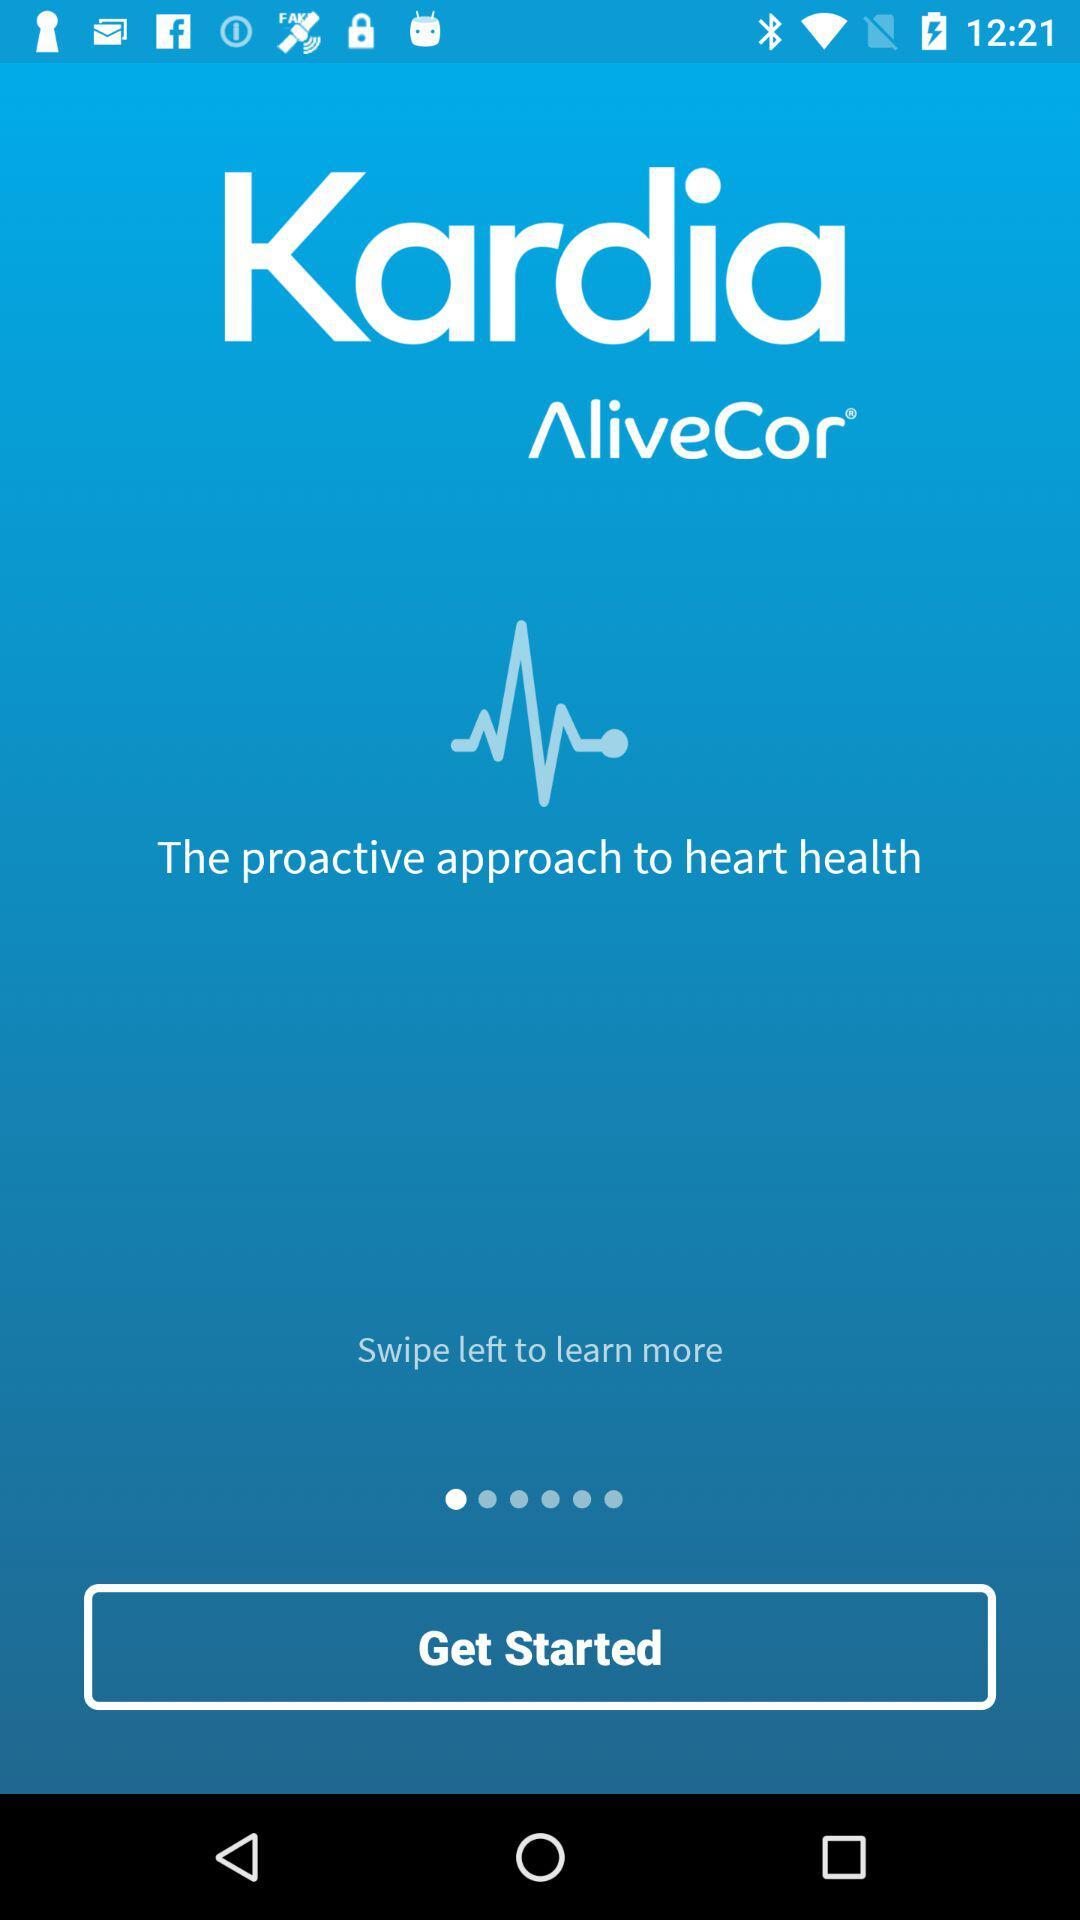  Describe the element at coordinates (540, 1646) in the screenshot. I see `the get started icon` at that location.